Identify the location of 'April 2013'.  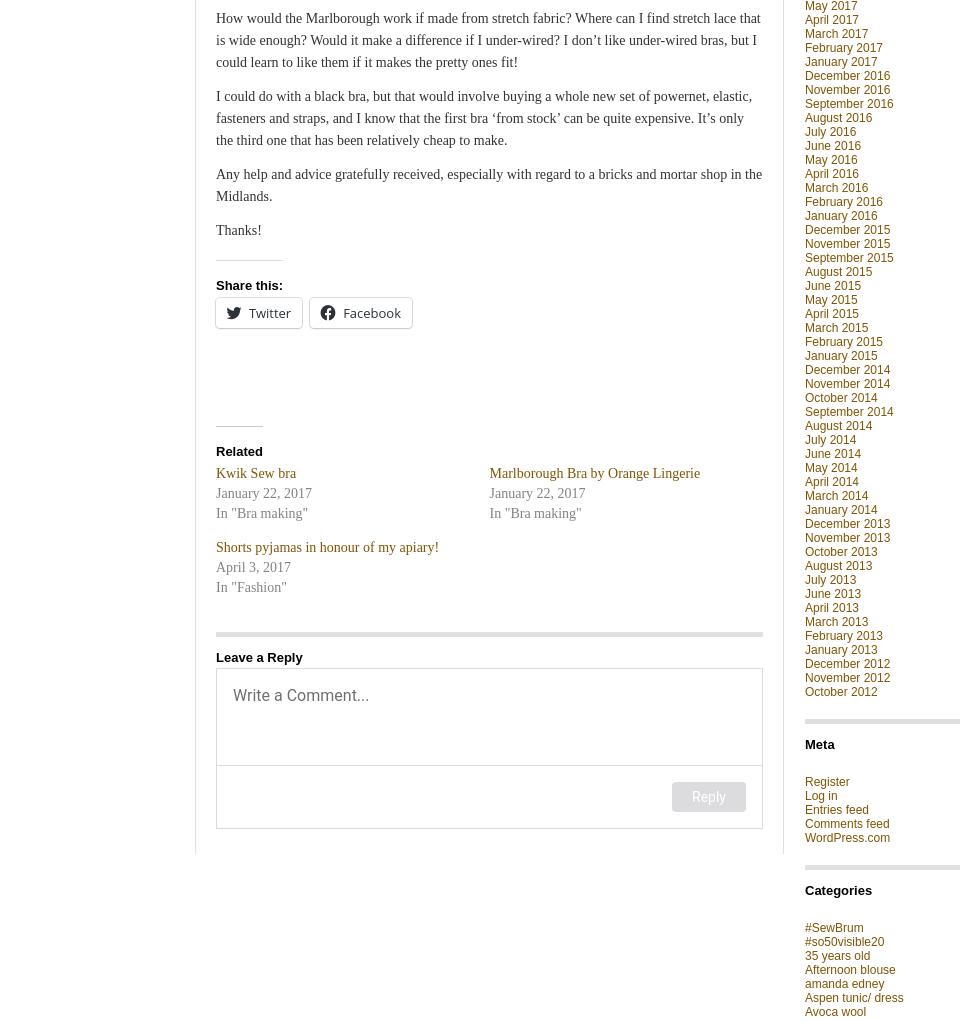
(804, 606).